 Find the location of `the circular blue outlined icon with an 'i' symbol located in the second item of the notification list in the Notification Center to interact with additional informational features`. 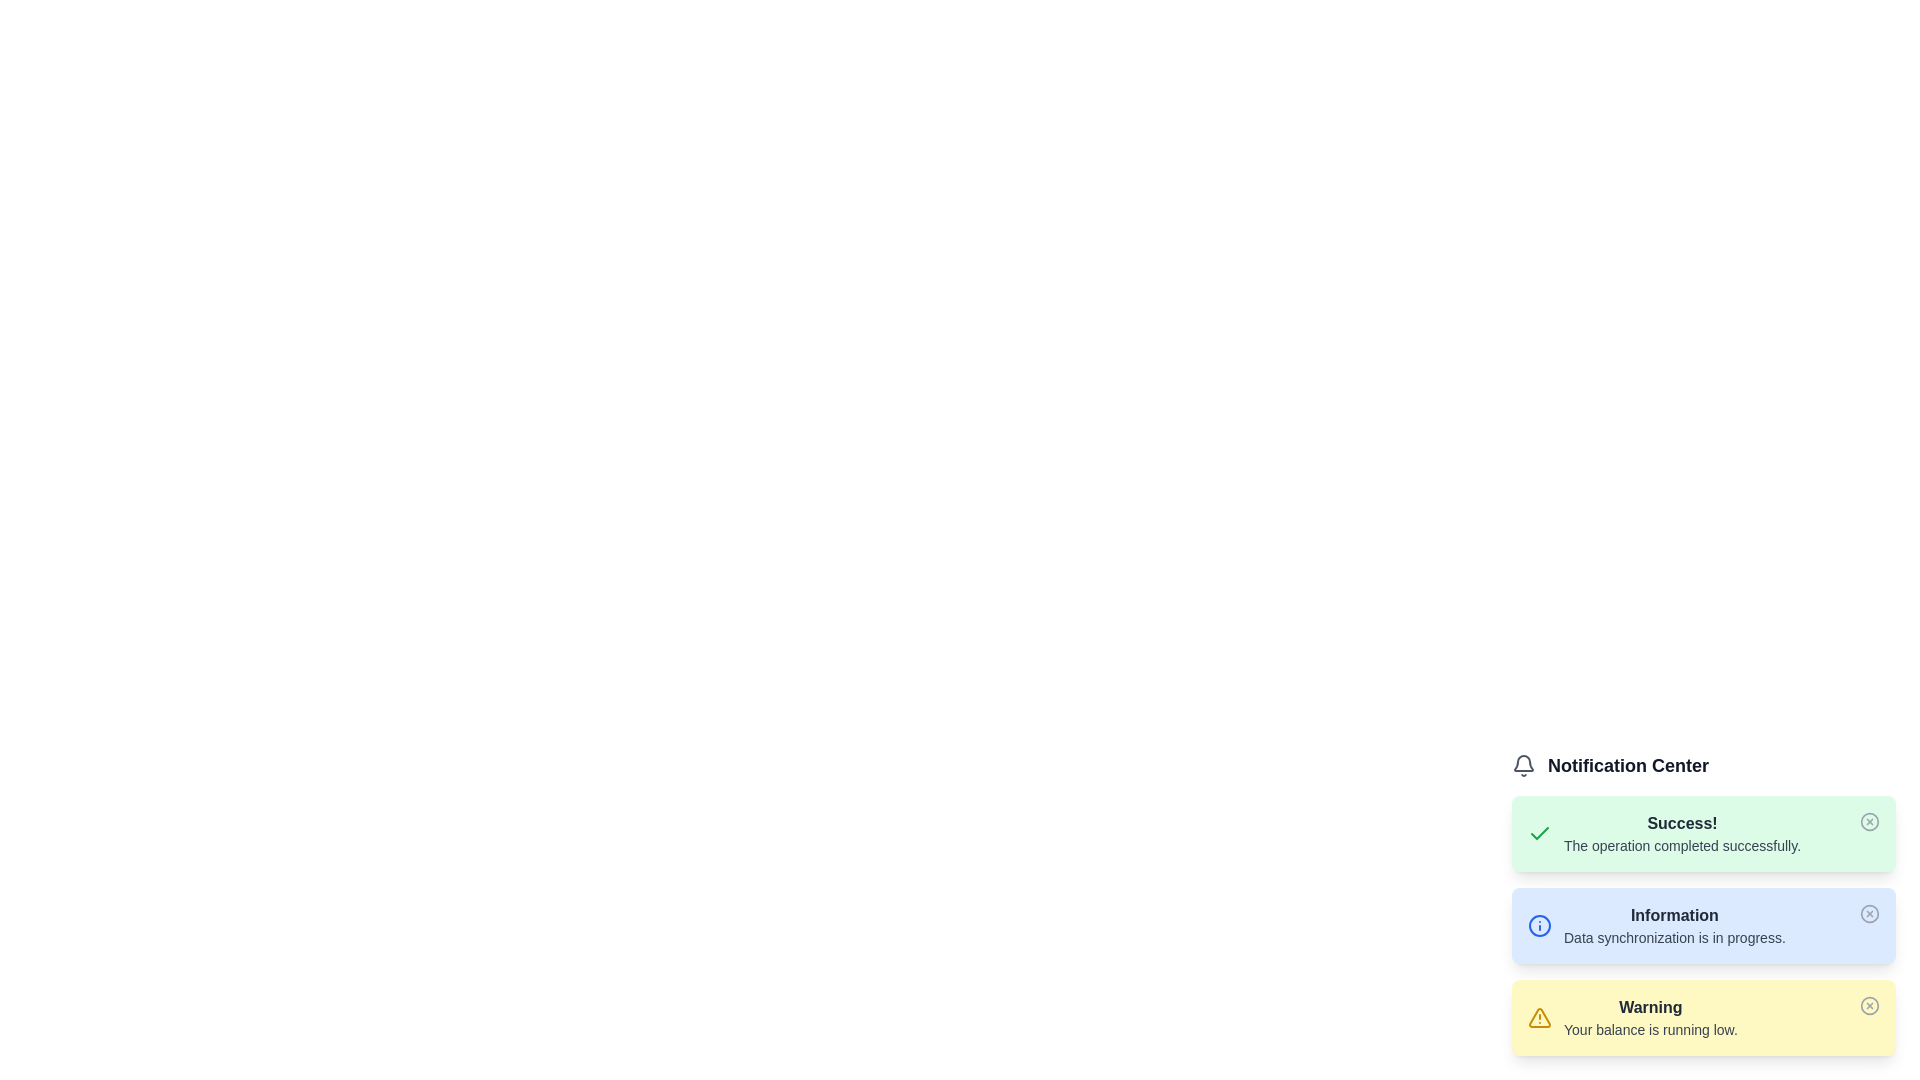

the circular blue outlined icon with an 'i' symbol located in the second item of the notification list in the Notification Center to interact with additional informational features is located at coordinates (1539, 925).